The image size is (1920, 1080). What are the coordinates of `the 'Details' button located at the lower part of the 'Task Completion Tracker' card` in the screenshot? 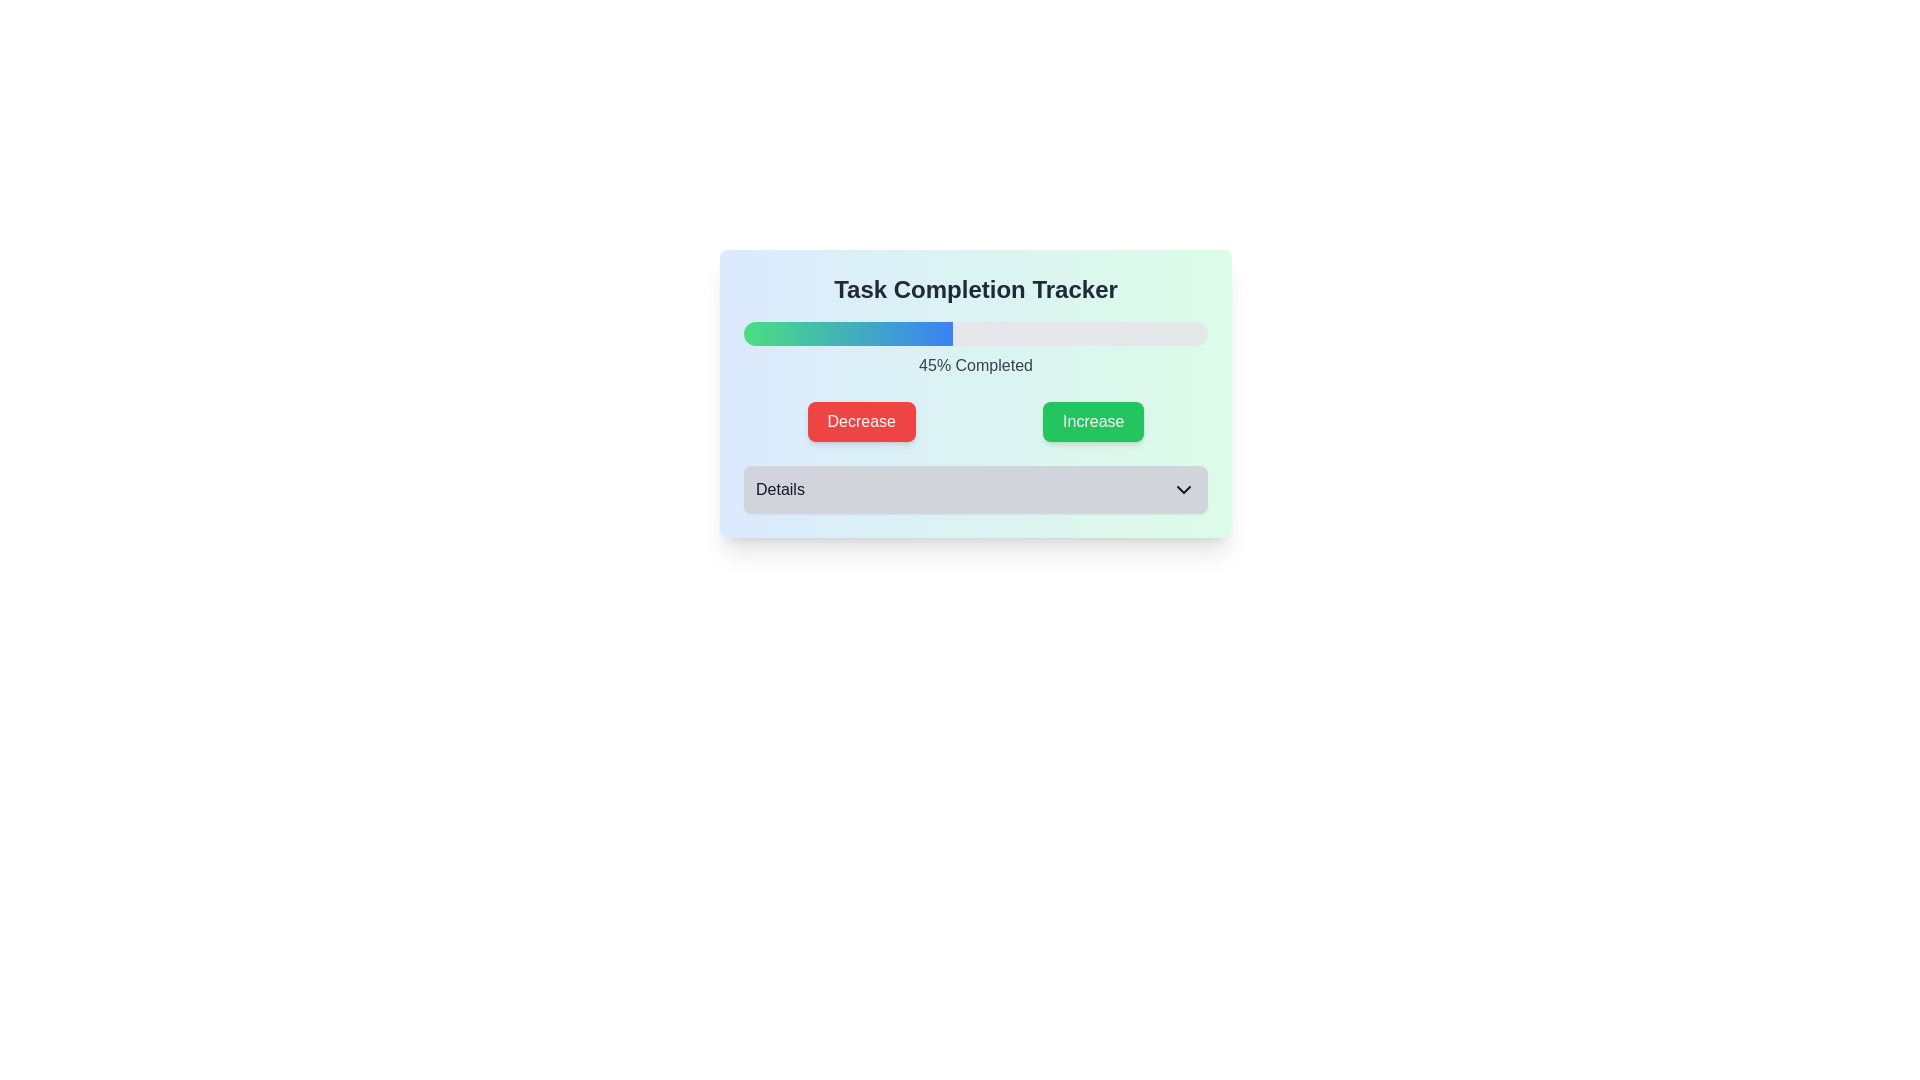 It's located at (975, 489).